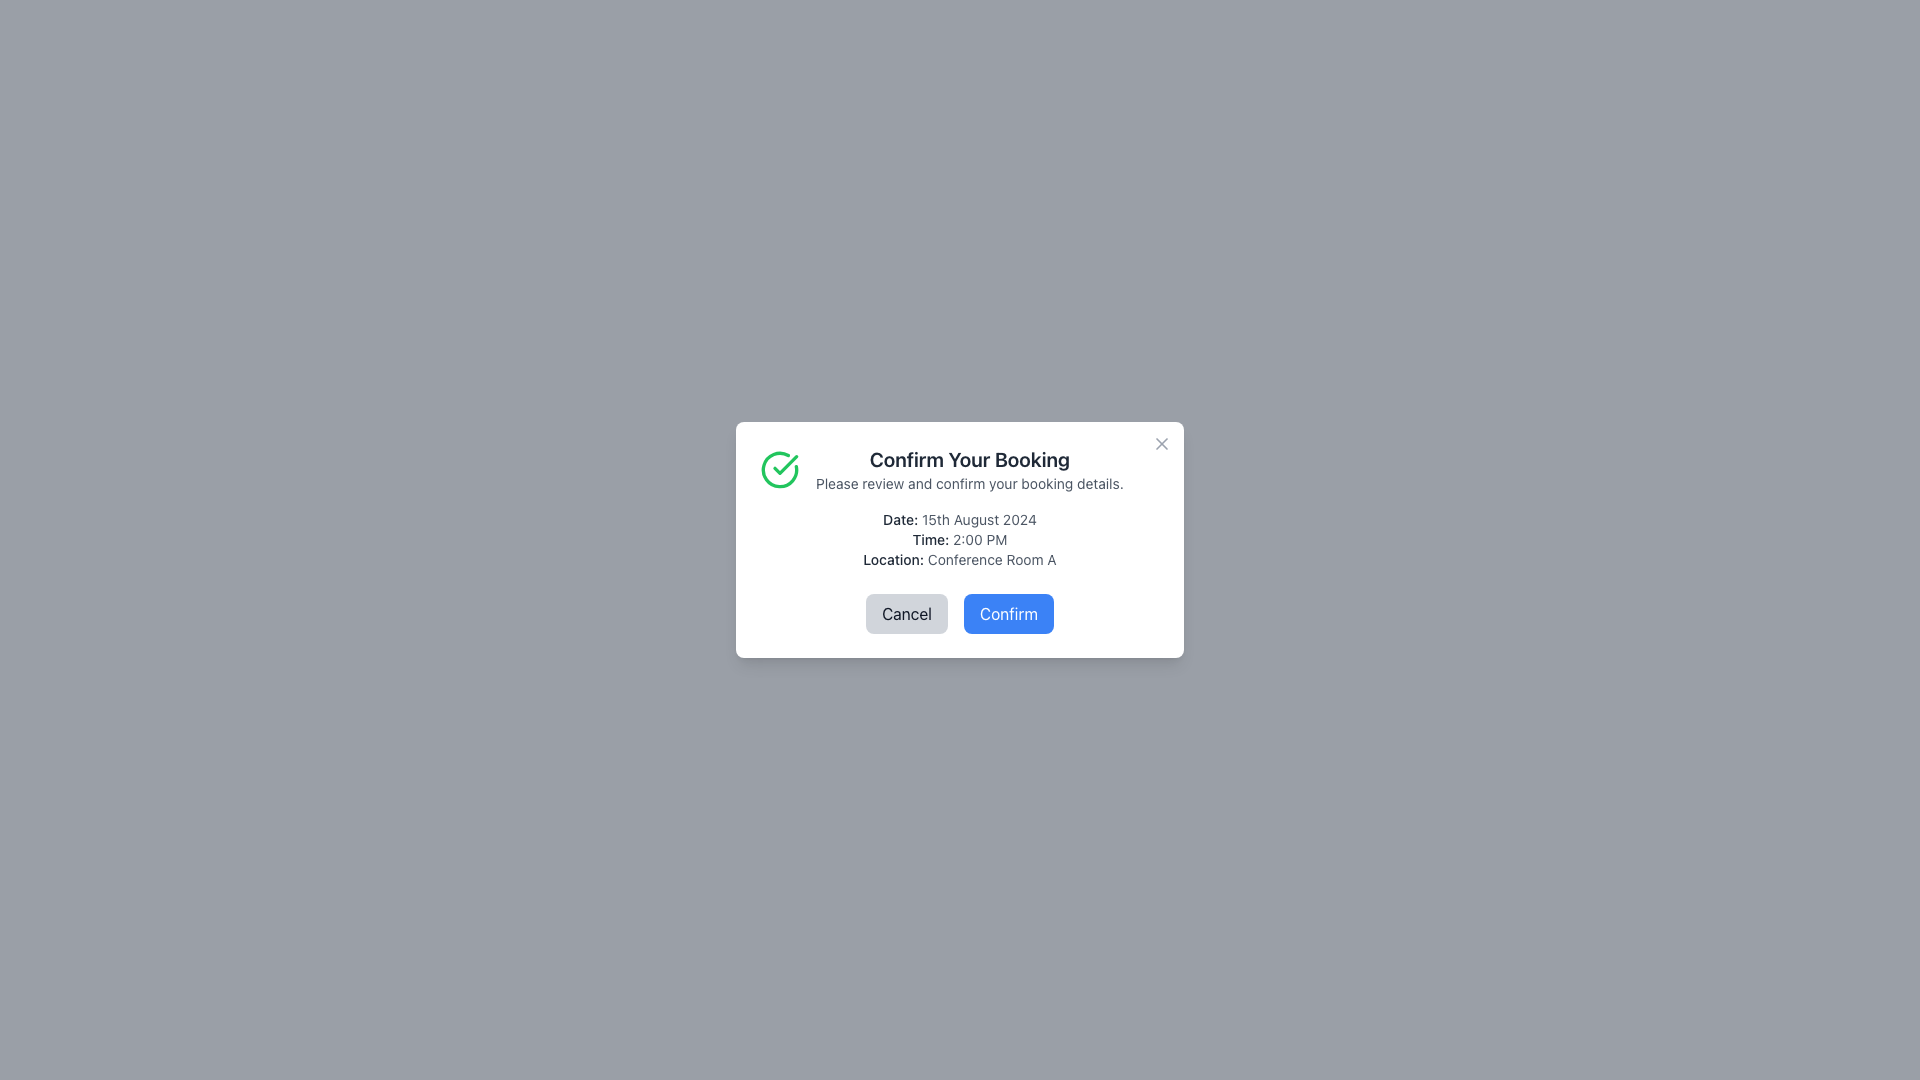 This screenshot has width=1920, height=1080. I want to click on the confirmation icon located in the top-left corner of the central confirmation dialog, which symbolizes a successful confirmation action, so click(784, 465).